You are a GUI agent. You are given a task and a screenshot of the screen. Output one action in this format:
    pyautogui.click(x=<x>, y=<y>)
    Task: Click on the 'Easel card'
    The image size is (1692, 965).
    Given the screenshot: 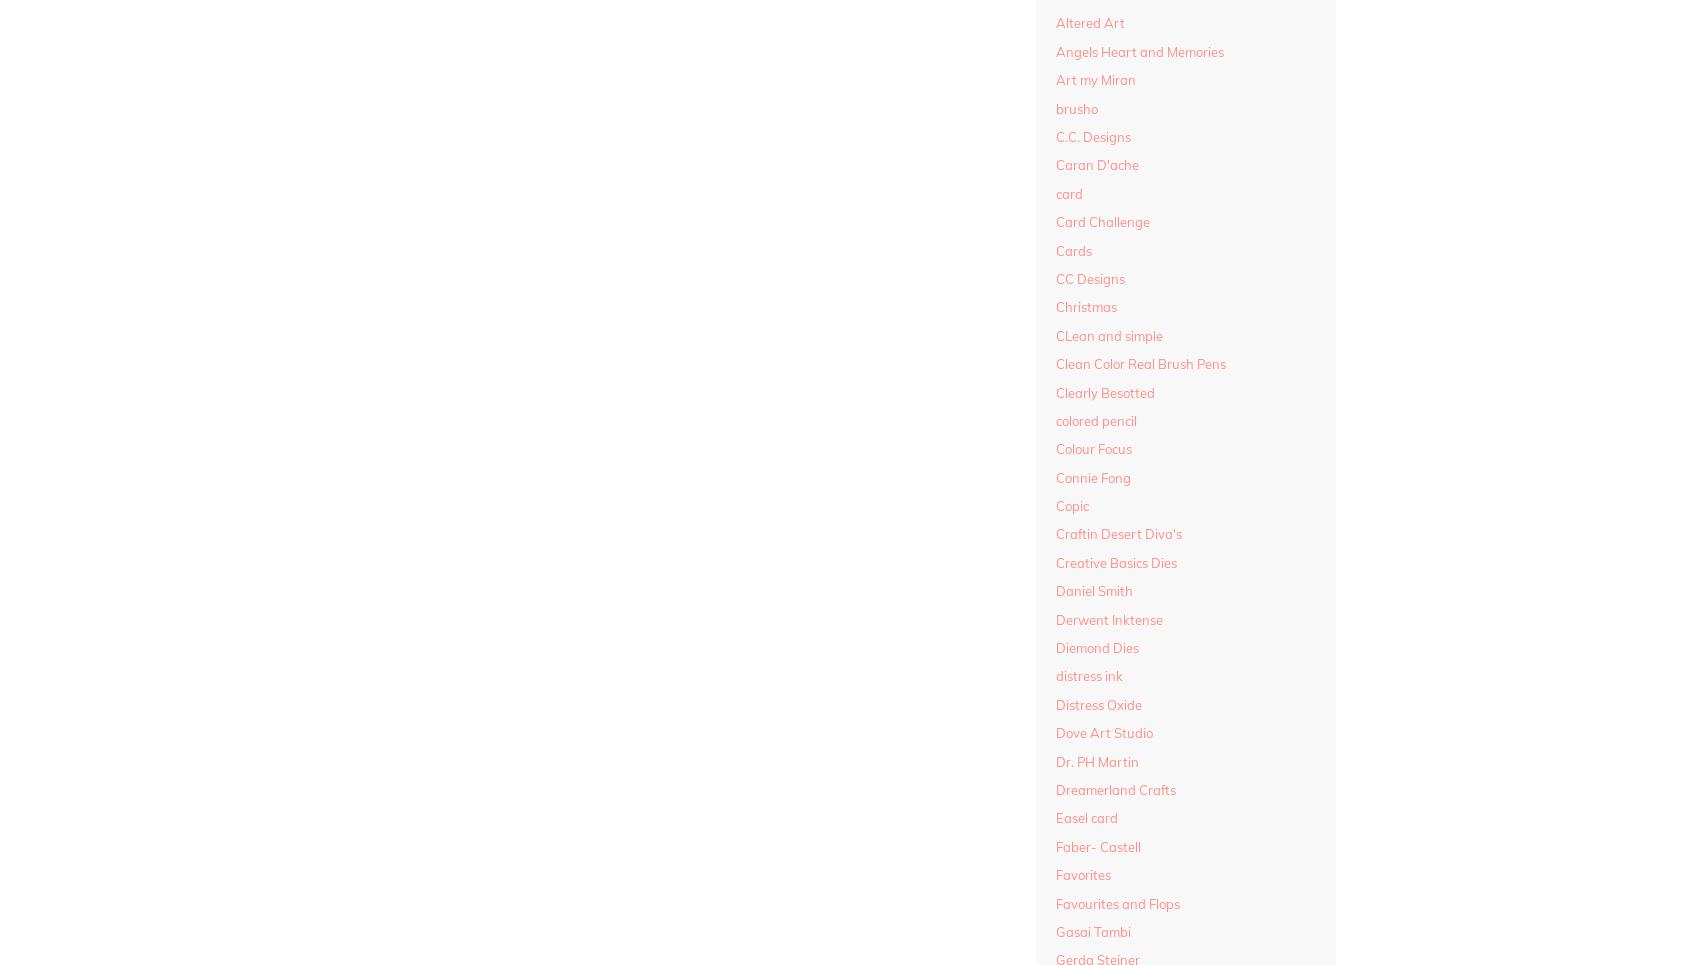 What is the action you would take?
    pyautogui.click(x=1085, y=817)
    